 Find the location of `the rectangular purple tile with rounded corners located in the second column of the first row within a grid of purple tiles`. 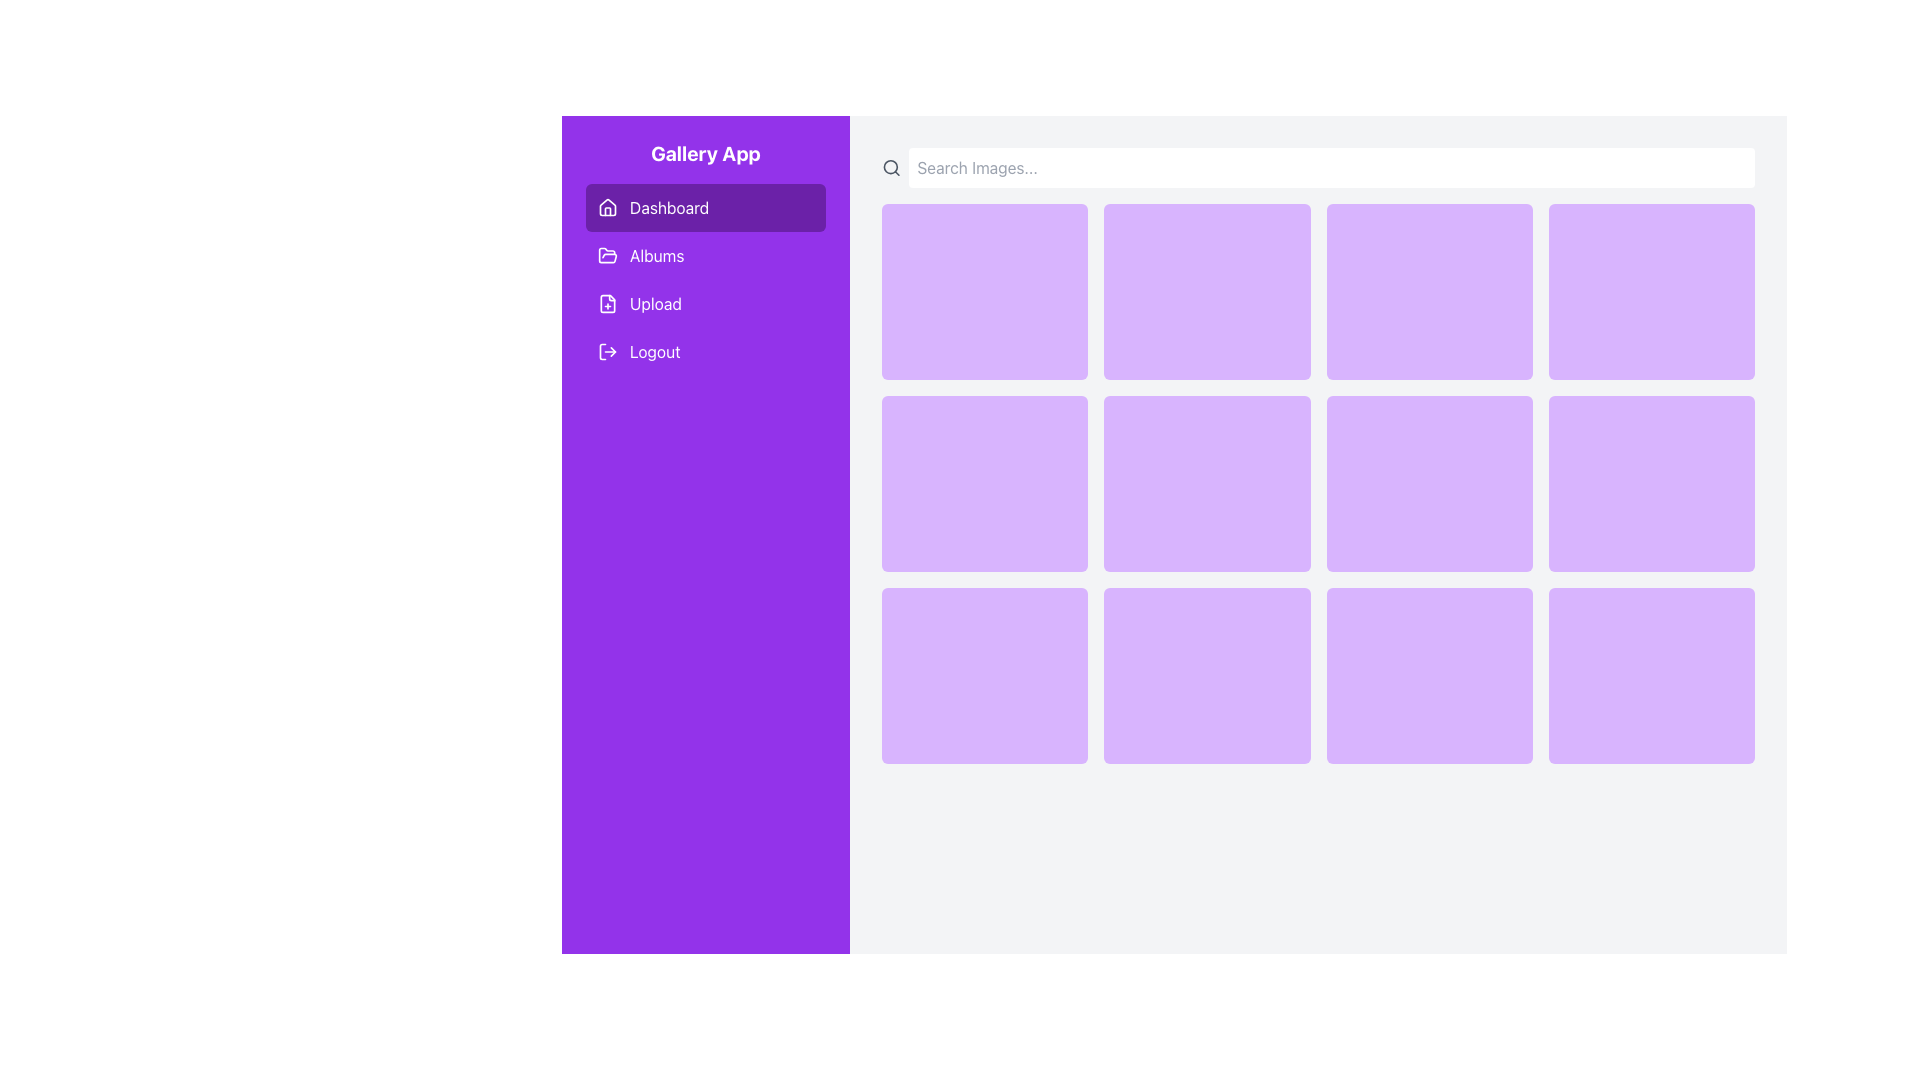

the rectangular purple tile with rounded corners located in the second column of the first row within a grid of purple tiles is located at coordinates (1206, 292).